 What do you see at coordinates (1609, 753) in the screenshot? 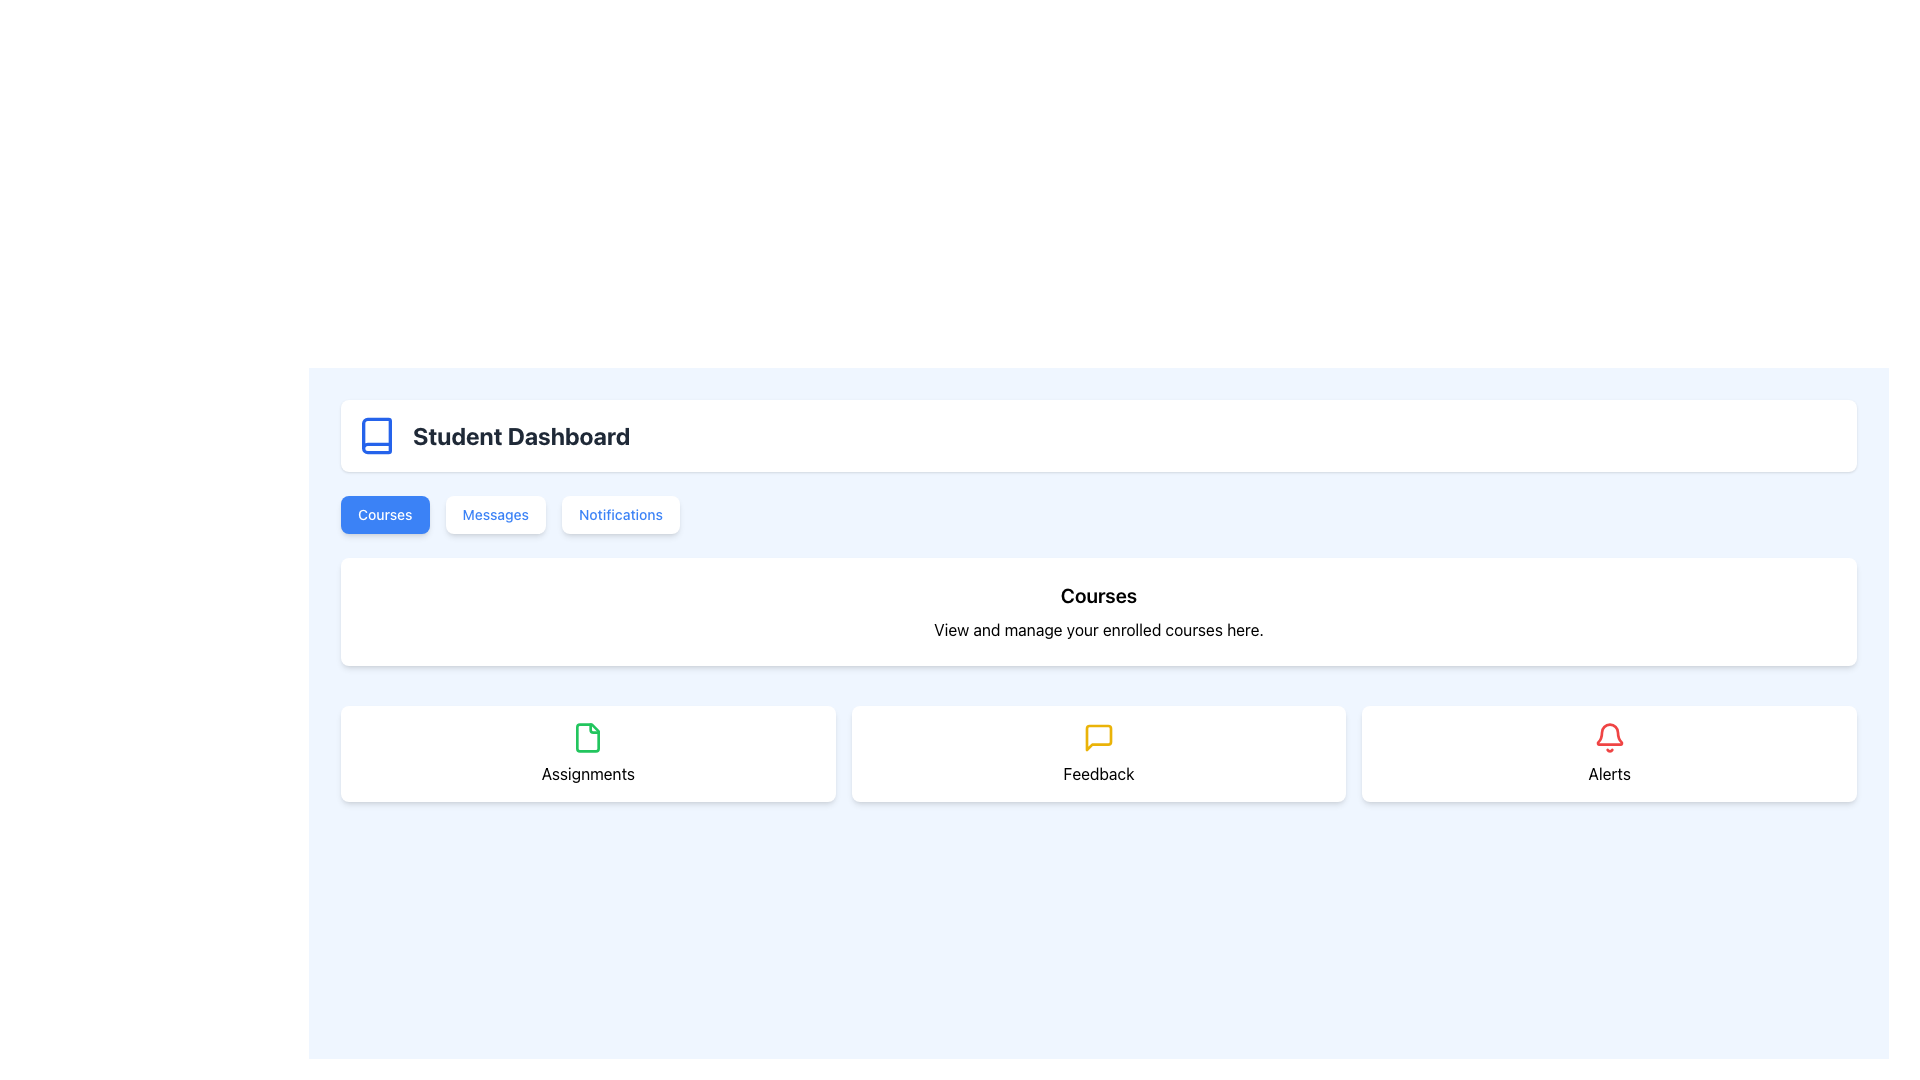
I see `the alerts card, which is a rectangular card with a white background, rounded corners, and a red bell icon at the top` at bounding box center [1609, 753].